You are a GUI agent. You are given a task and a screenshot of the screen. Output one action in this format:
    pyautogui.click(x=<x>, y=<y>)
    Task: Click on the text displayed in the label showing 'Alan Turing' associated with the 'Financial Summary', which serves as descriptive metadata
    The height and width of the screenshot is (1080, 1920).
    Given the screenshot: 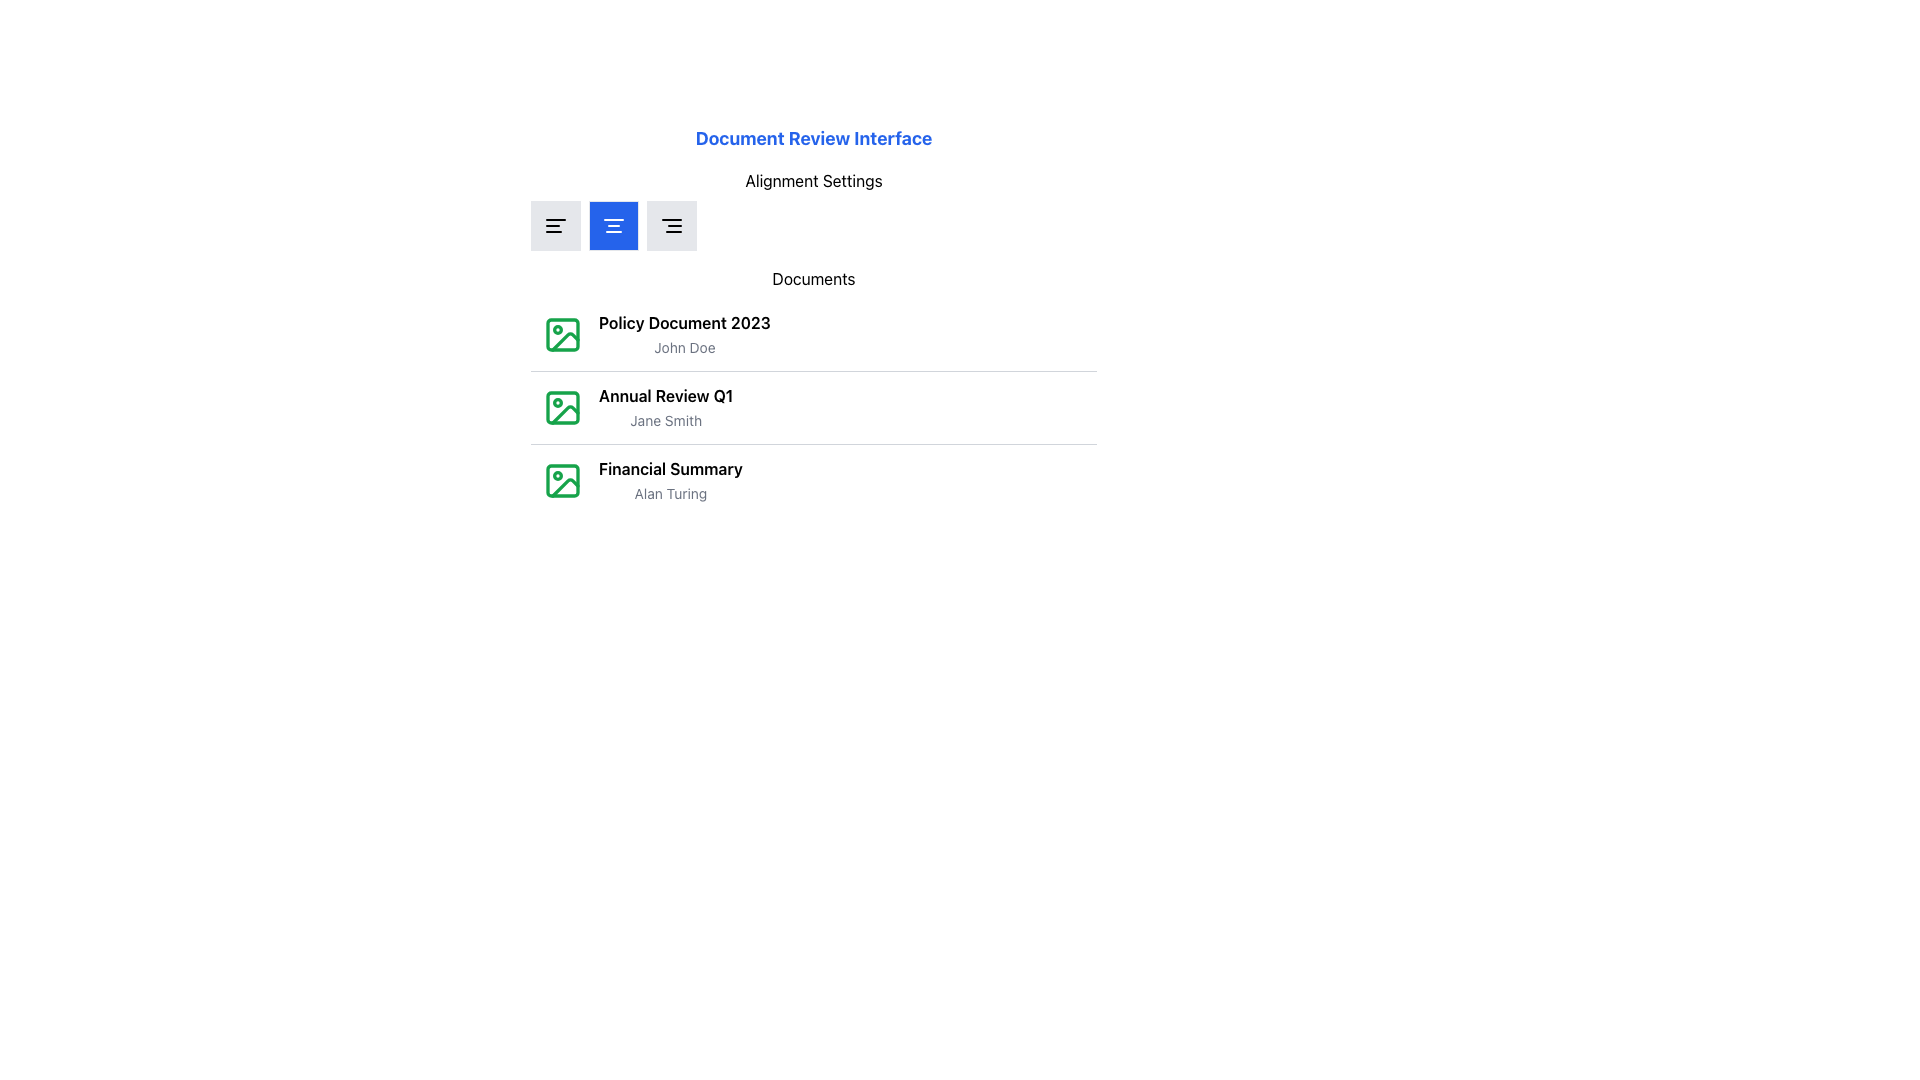 What is the action you would take?
    pyautogui.click(x=670, y=493)
    